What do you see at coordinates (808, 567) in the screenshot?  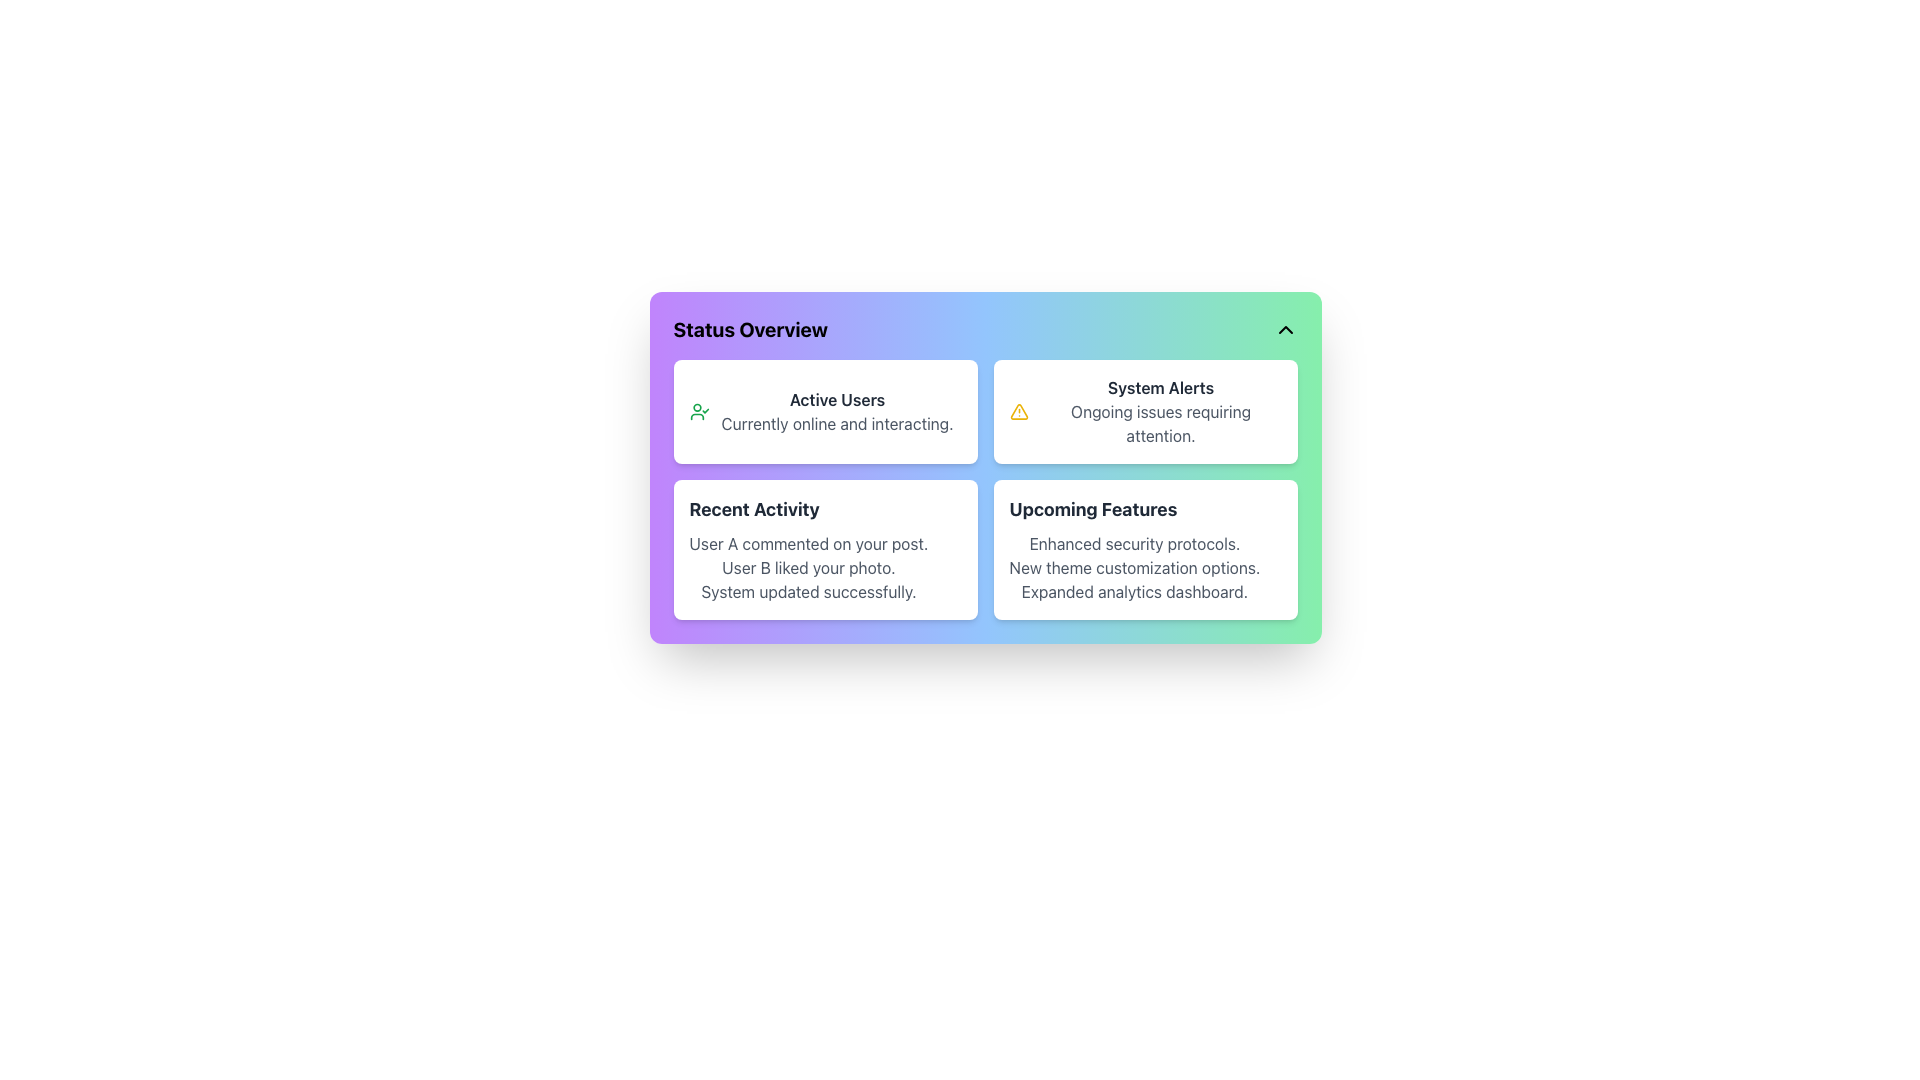 I see `the text label displaying the message 'User B liked your photo.' which is the second entry in the 'Recent Activity' section` at bounding box center [808, 567].